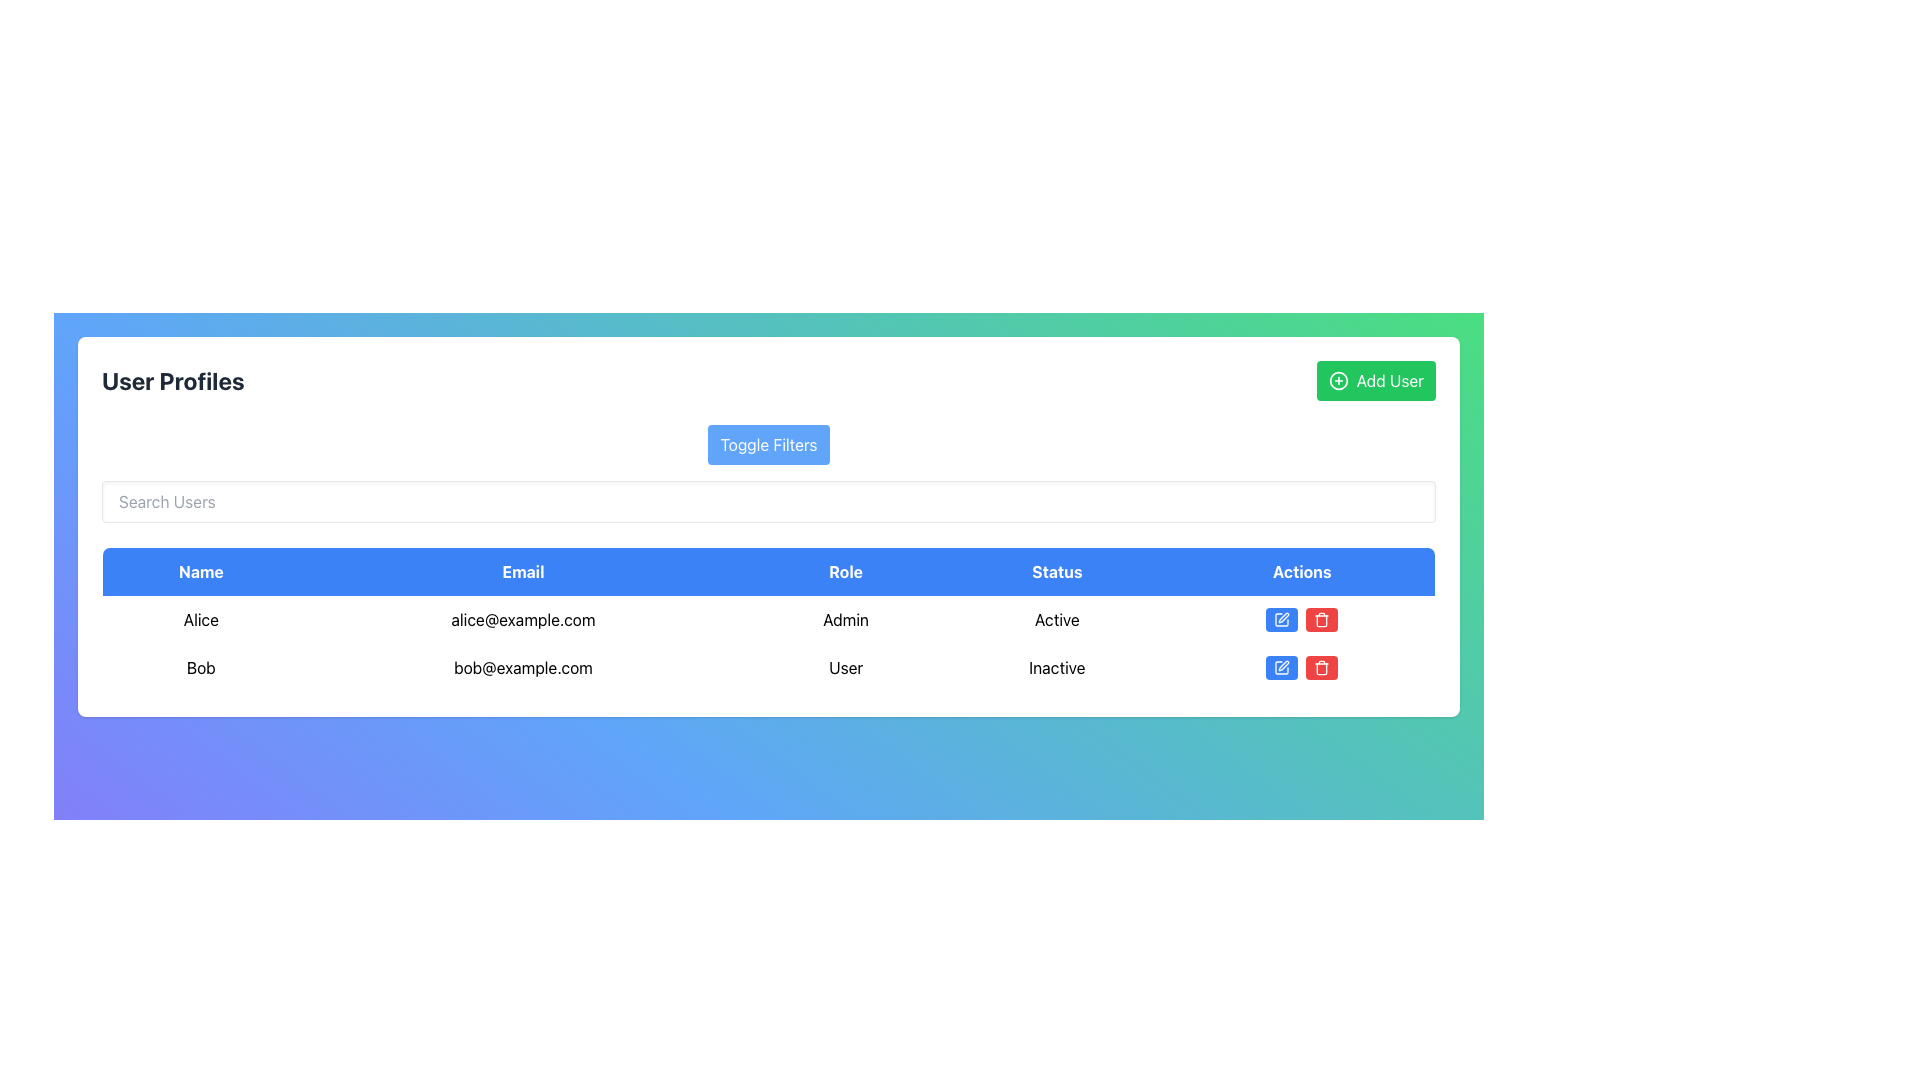  I want to click on the static text displaying 'bob@example.com' located under the 'Email' column in the user table, which is aligned with the name 'Bob', so click(523, 668).